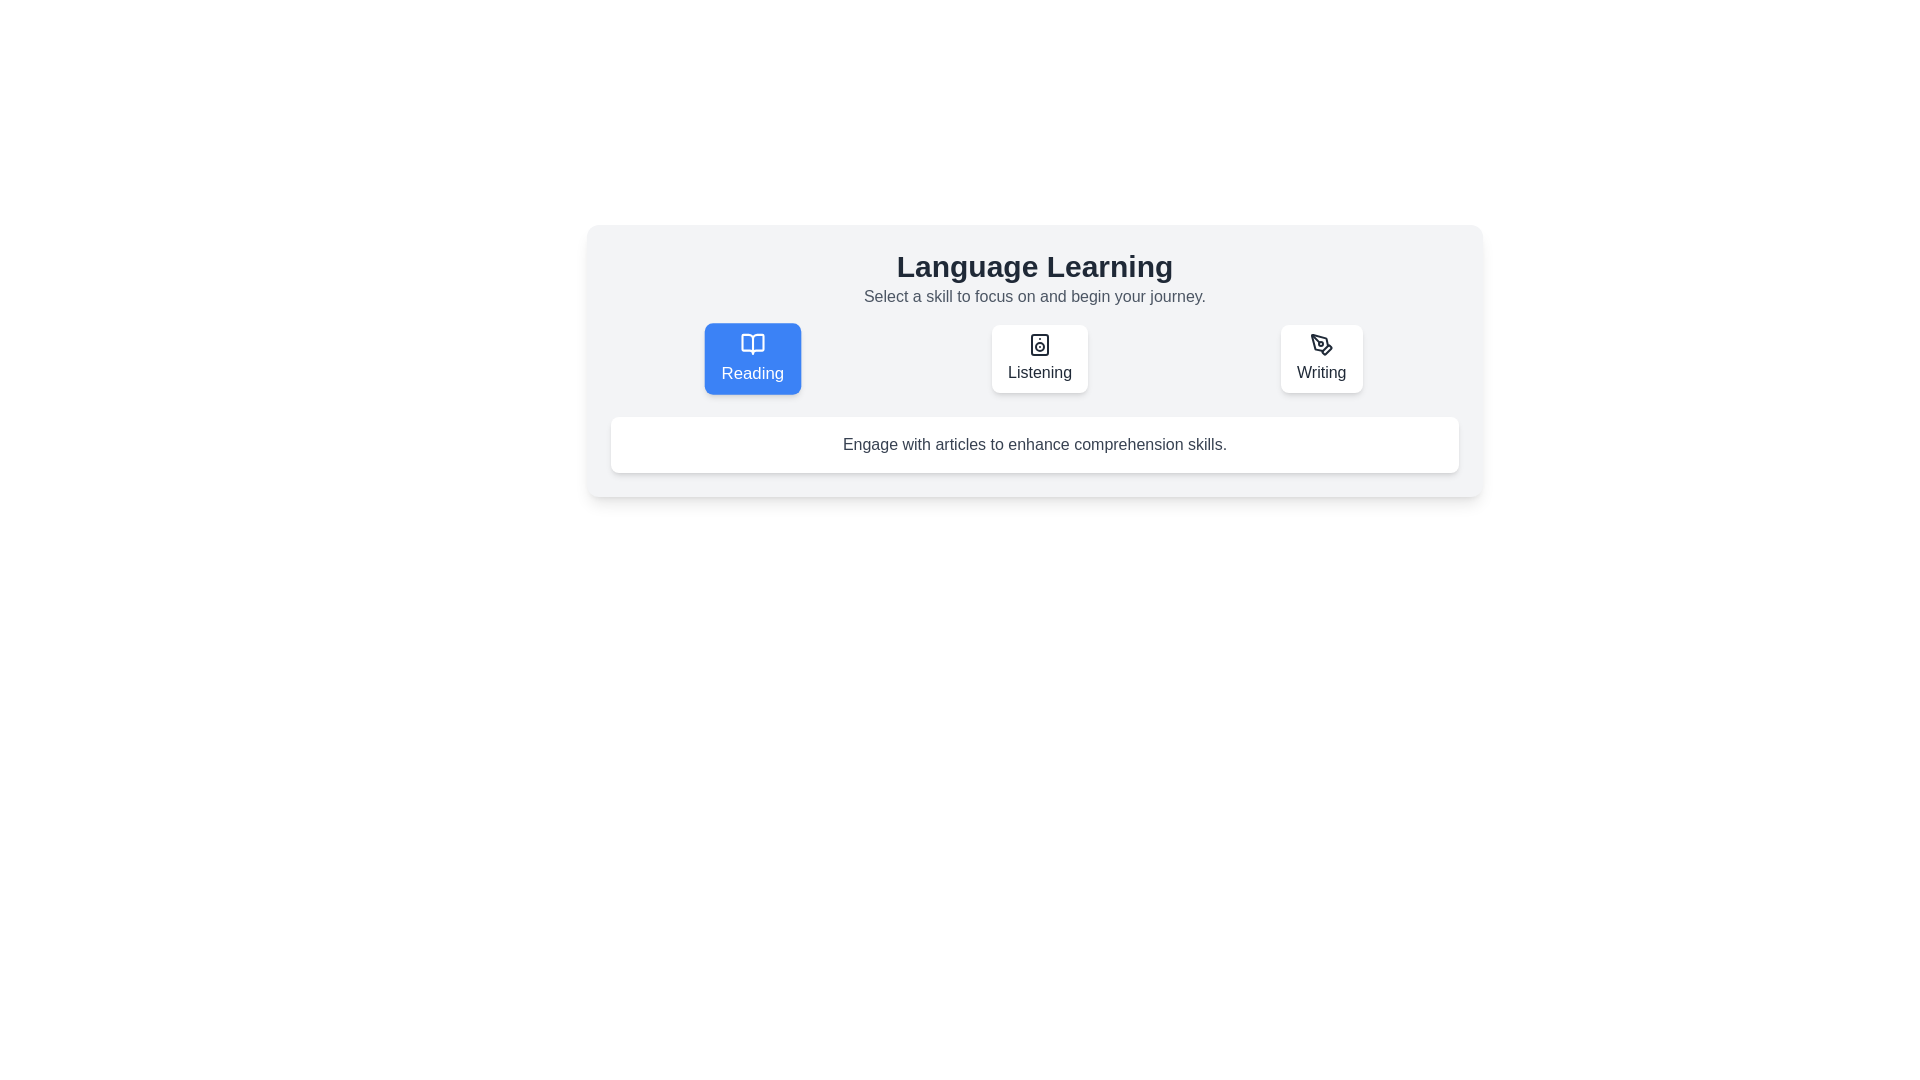  I want to click on the 'Writing' skill button, which is the third button in a row of three, positioned to the far right below the title 'Language Learning', so click(1321, 357).